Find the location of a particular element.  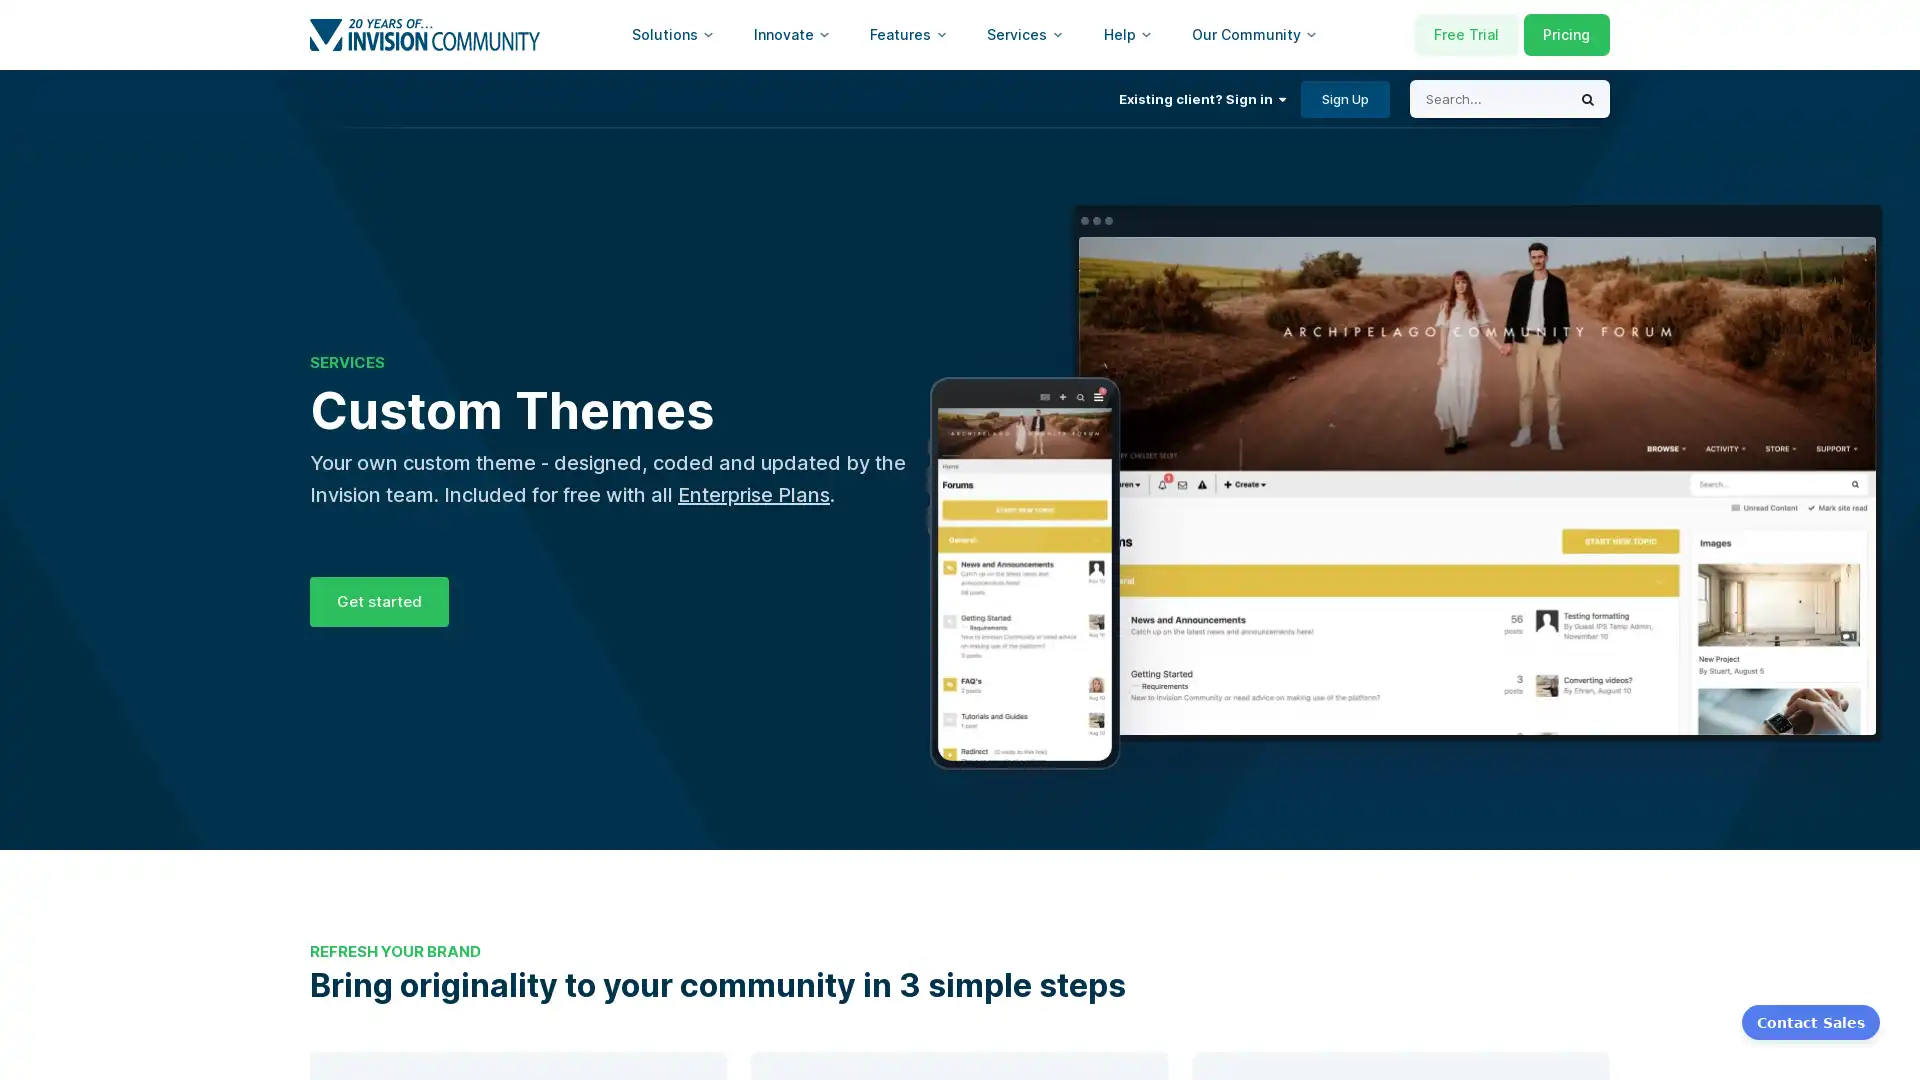

Features is located at coordinates (907, 34).